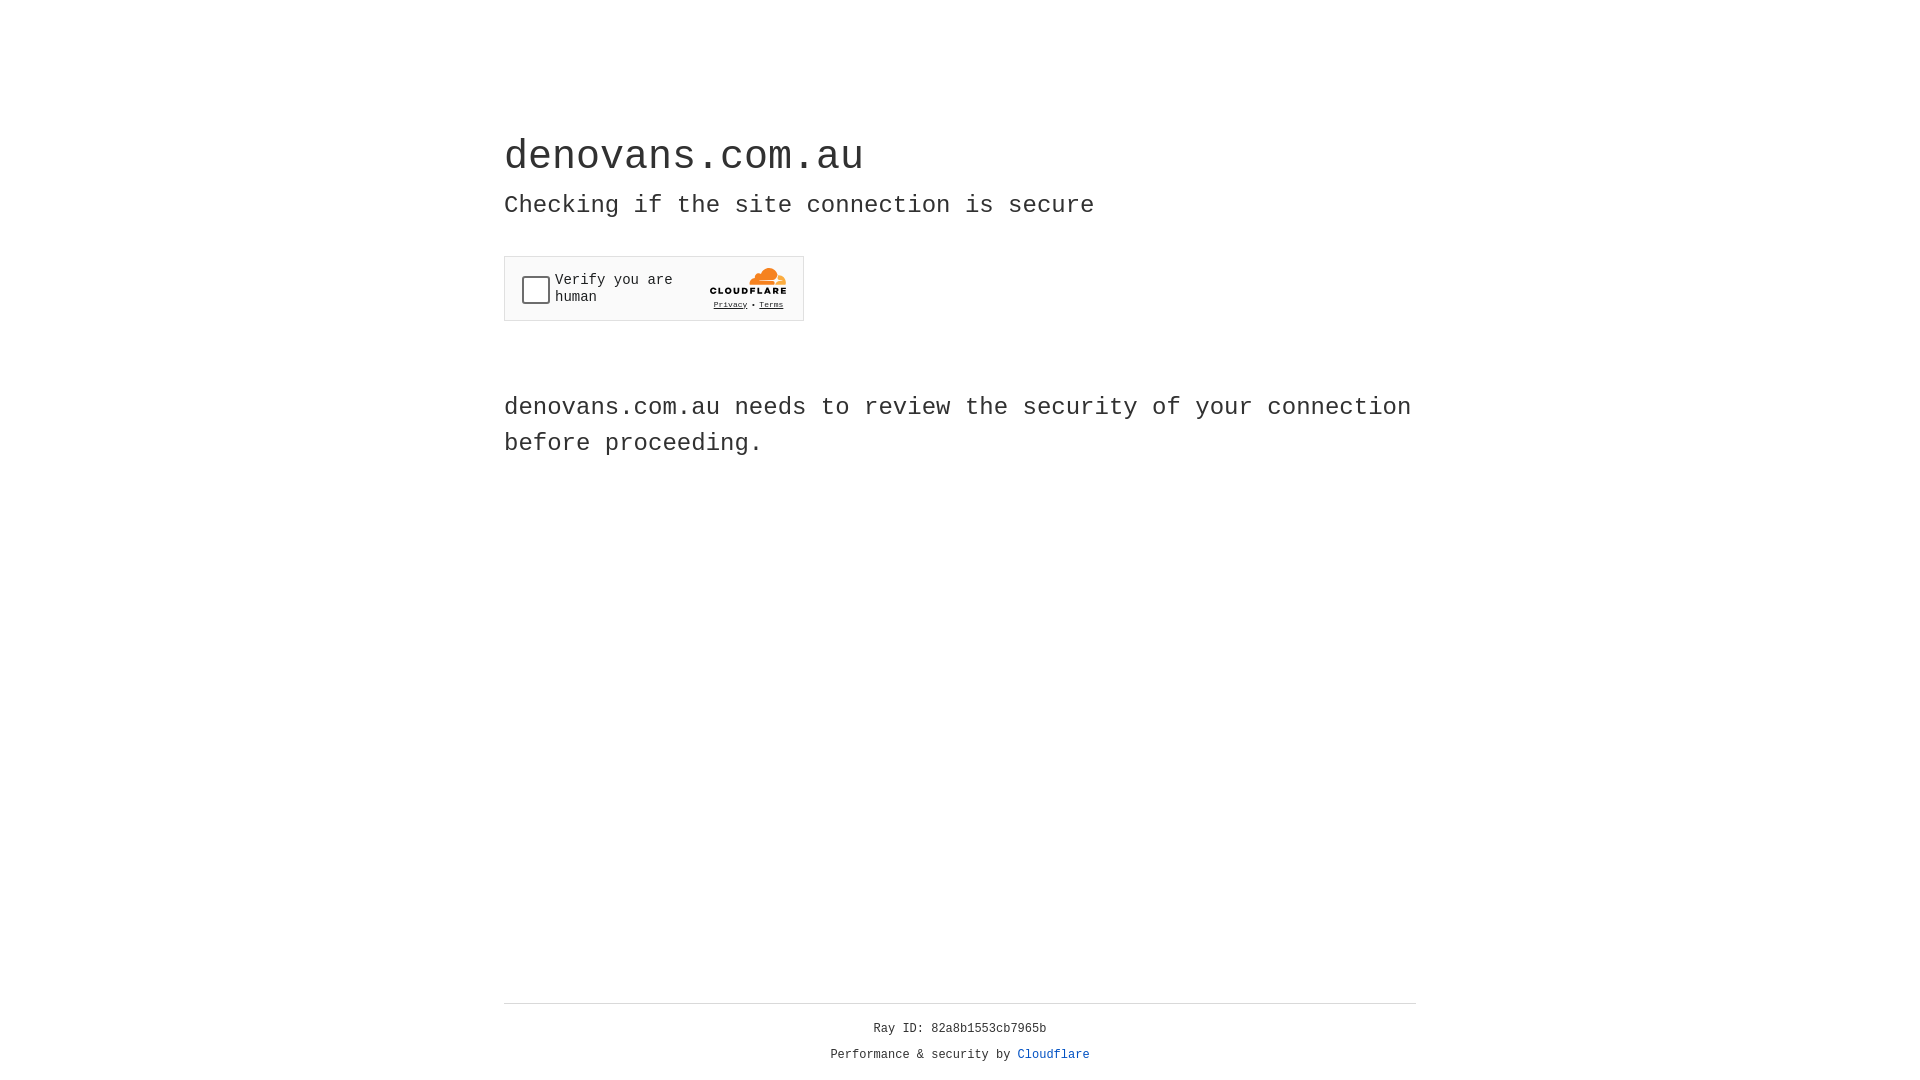 Image resolution: width=1920 pixels, height=1080 pixels. Describe the element at coordinates (1053, 1054) in the screenshot. I see `'Cloudflare'` at that location.